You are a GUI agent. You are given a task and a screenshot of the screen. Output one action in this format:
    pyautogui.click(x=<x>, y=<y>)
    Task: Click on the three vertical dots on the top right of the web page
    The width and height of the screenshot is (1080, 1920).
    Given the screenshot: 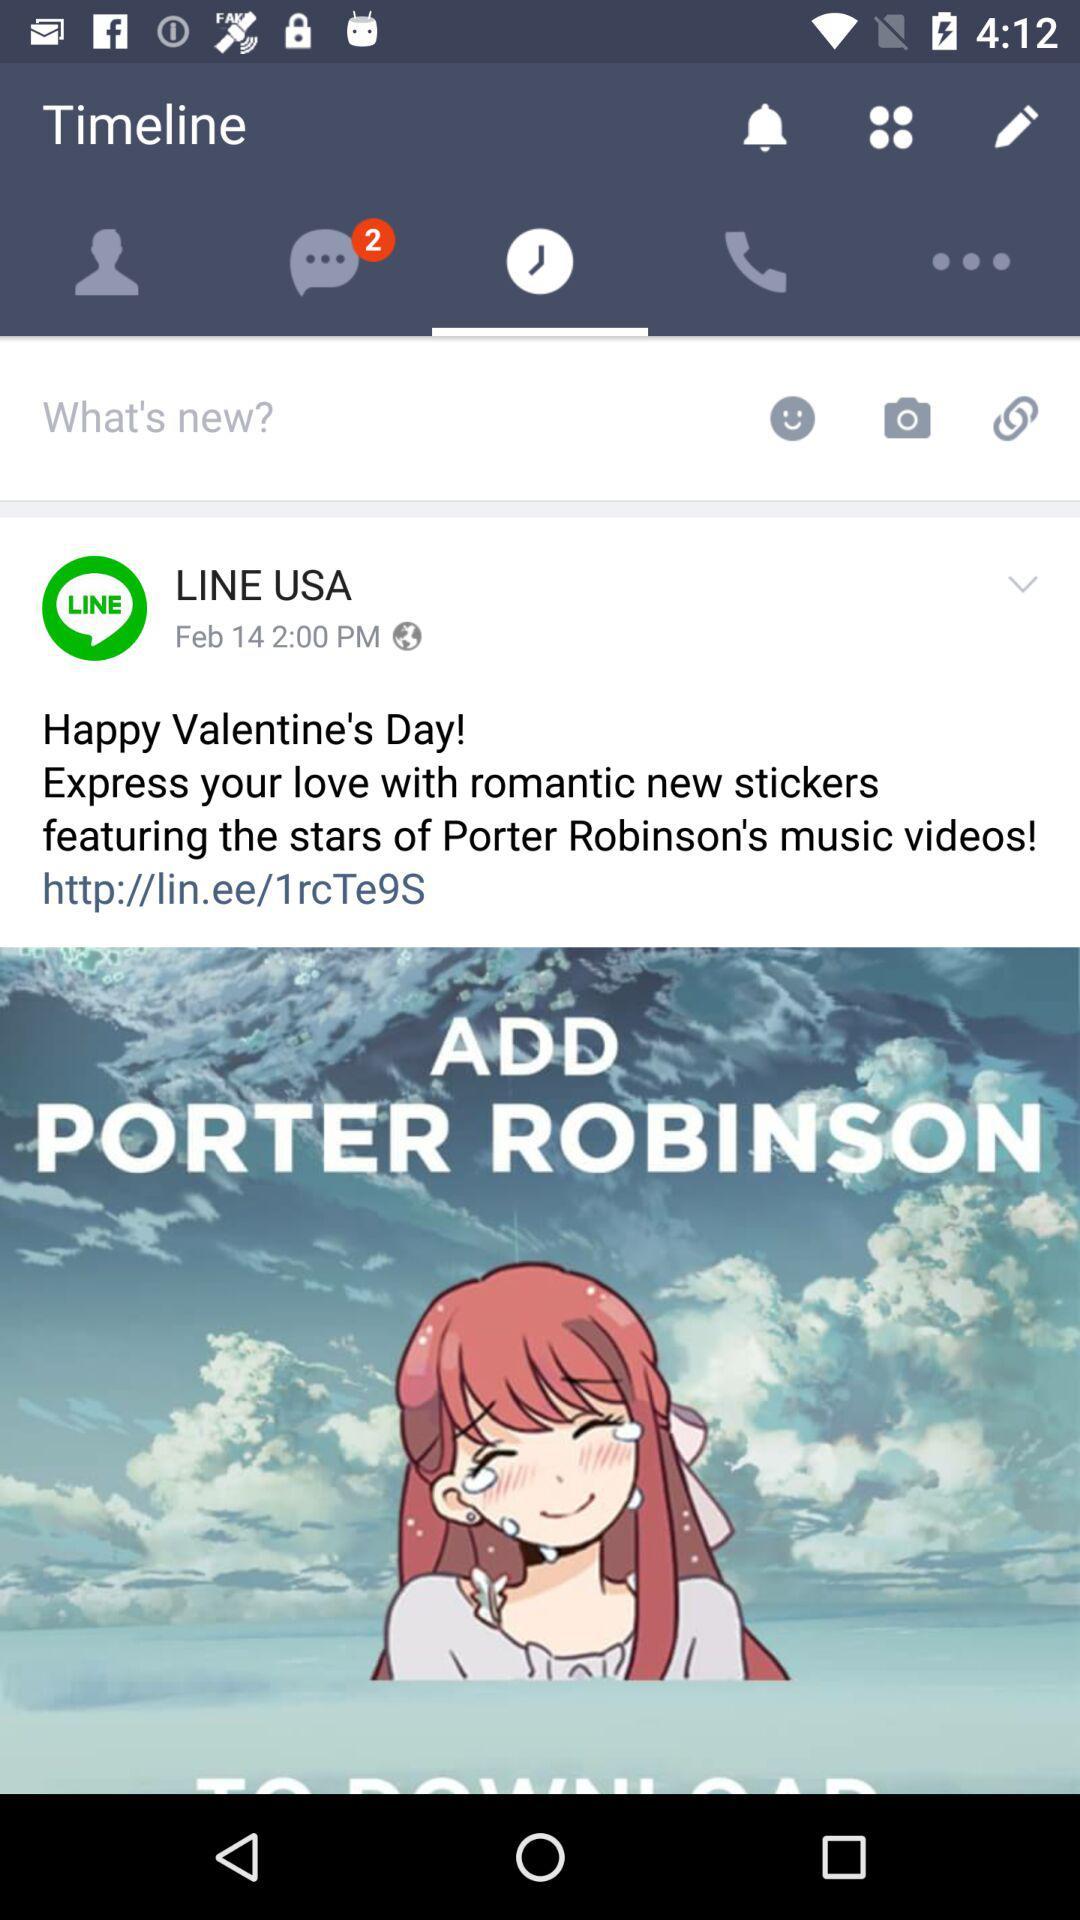 What is the action you would take?
    pyautogui.click(x=971, y=261)
    